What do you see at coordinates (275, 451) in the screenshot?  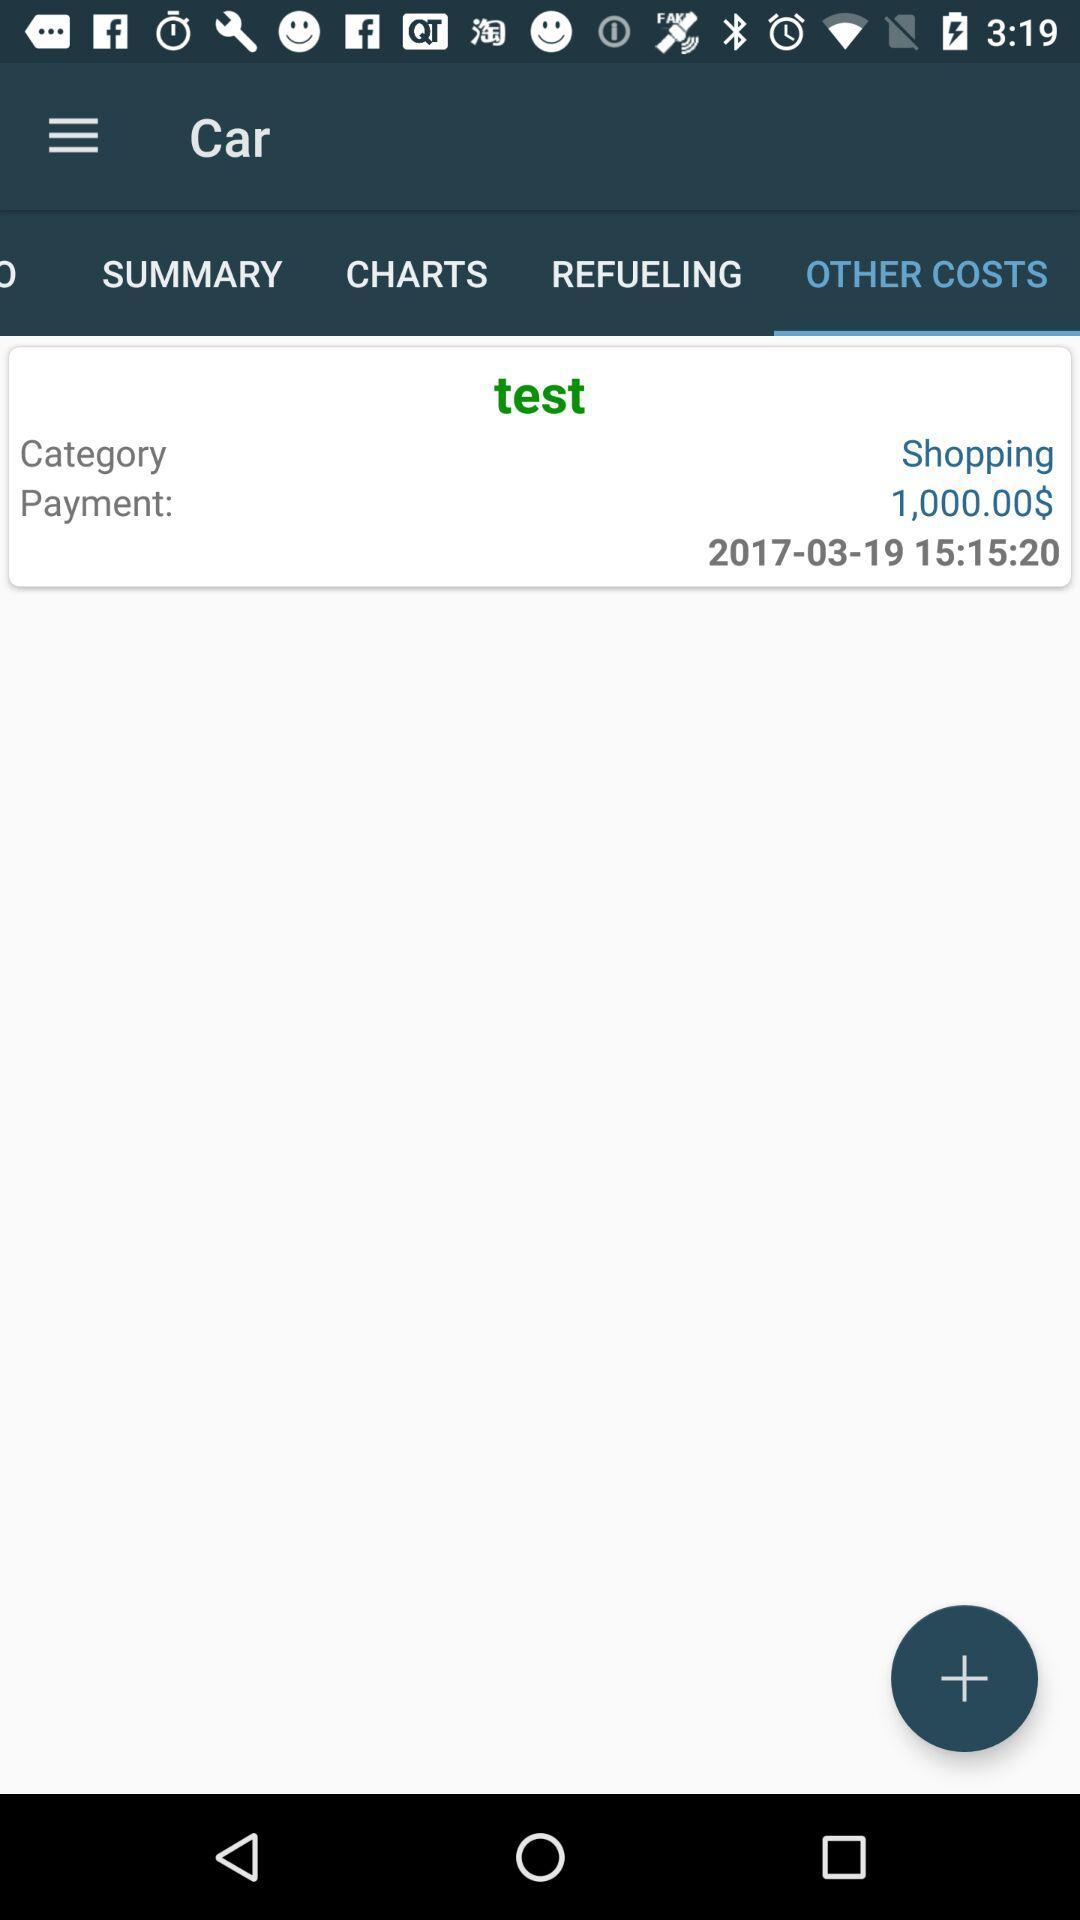 I see `icon above the payment: icon` at bounding box center [275, 451].